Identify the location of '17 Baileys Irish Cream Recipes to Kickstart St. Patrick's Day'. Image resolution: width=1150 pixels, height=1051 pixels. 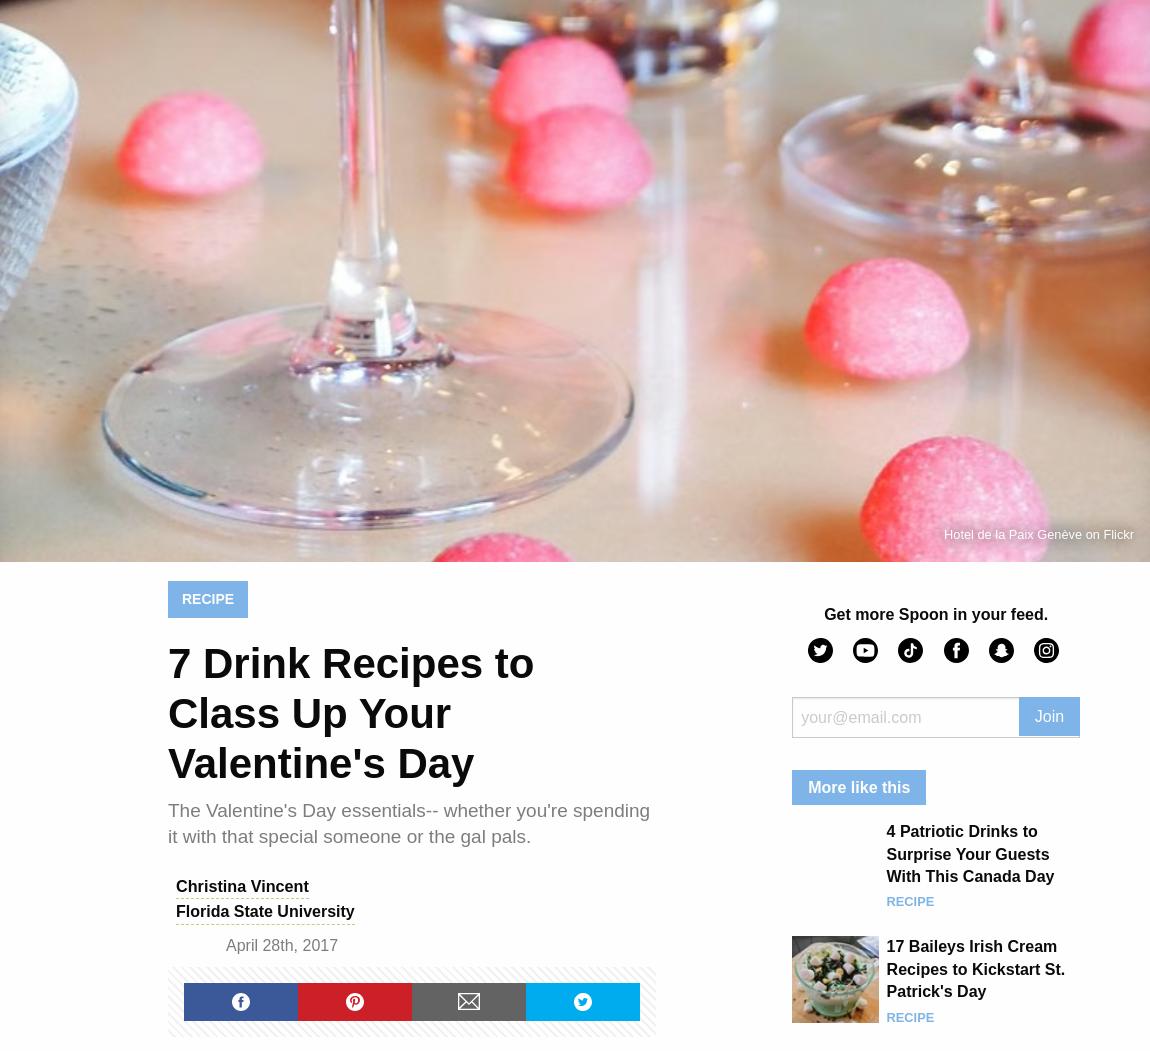
(885, 968).